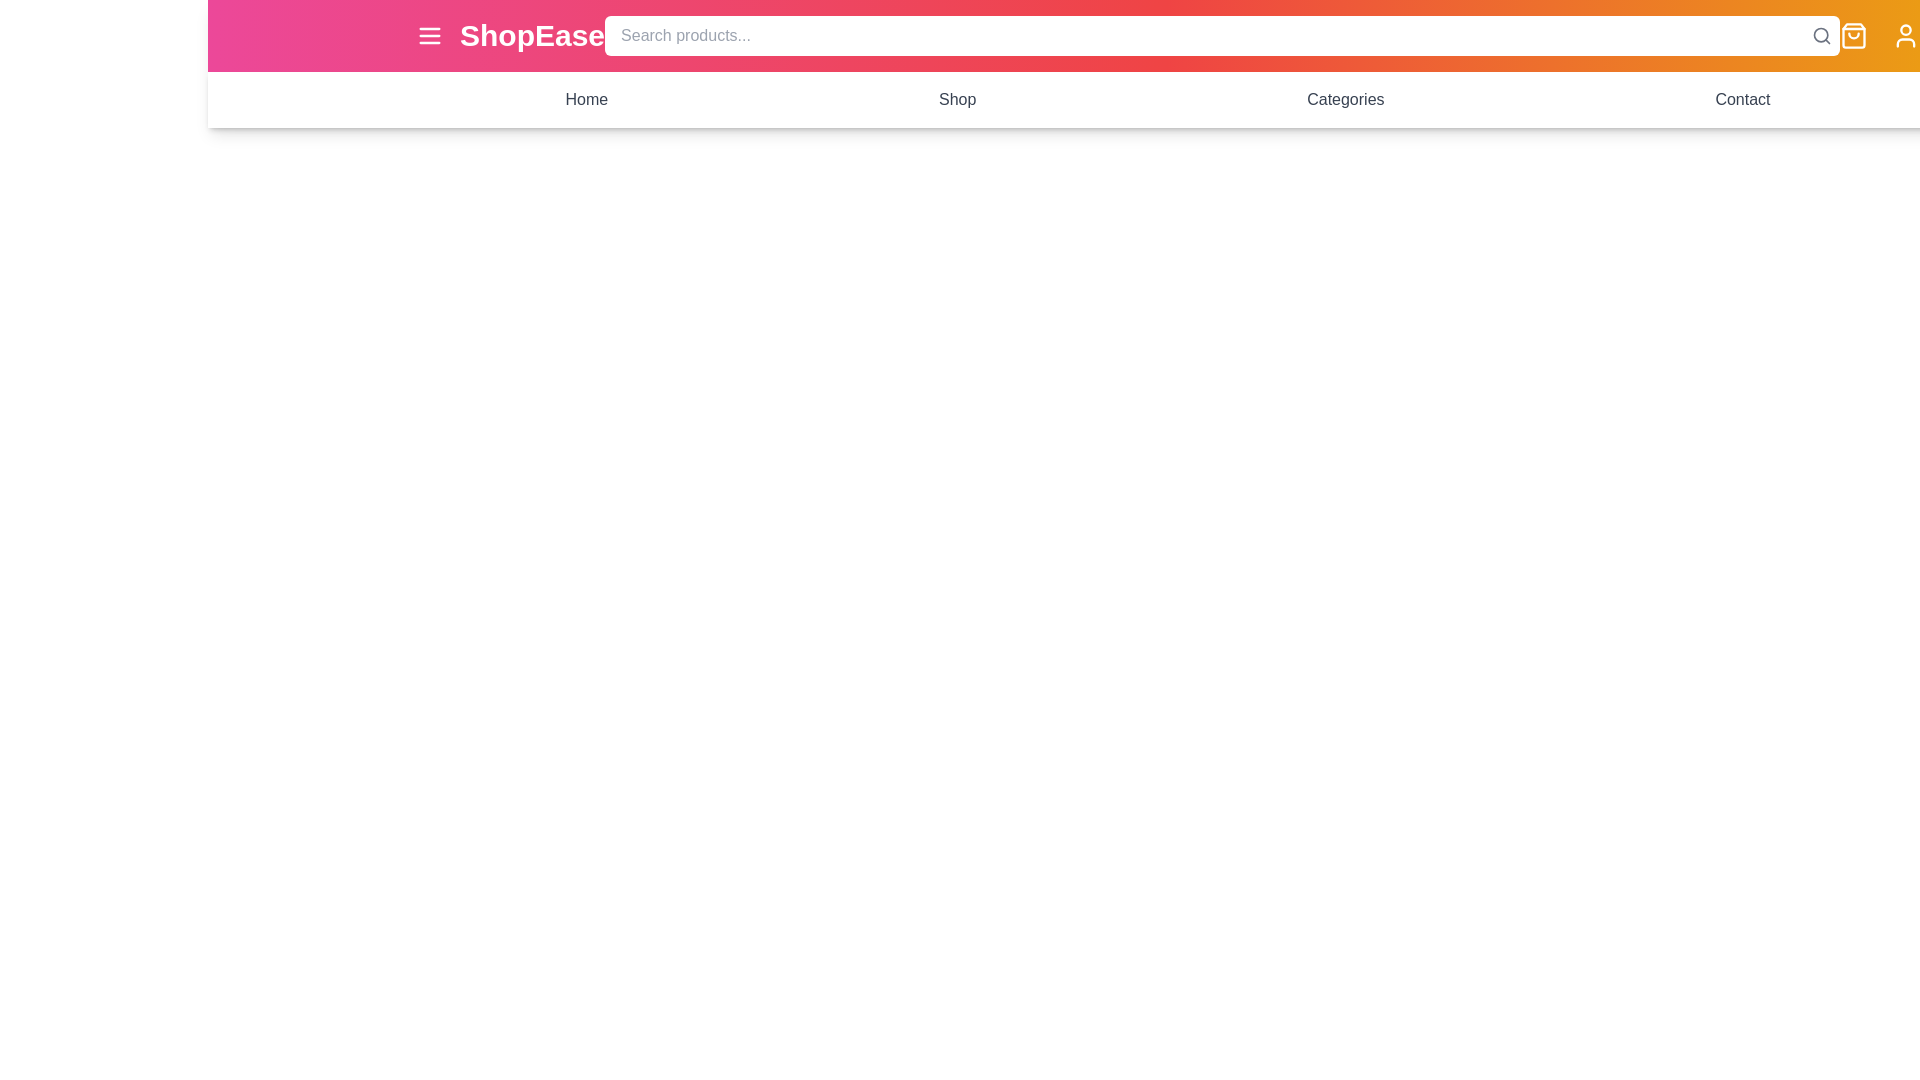 This screenshot has height=1080, width=1920. What do you see at coordinates (585, 100) in the screenshot?
I see `the navigation link labeled Home to navigate to the corresponding section` at bounding box center [585, 100].